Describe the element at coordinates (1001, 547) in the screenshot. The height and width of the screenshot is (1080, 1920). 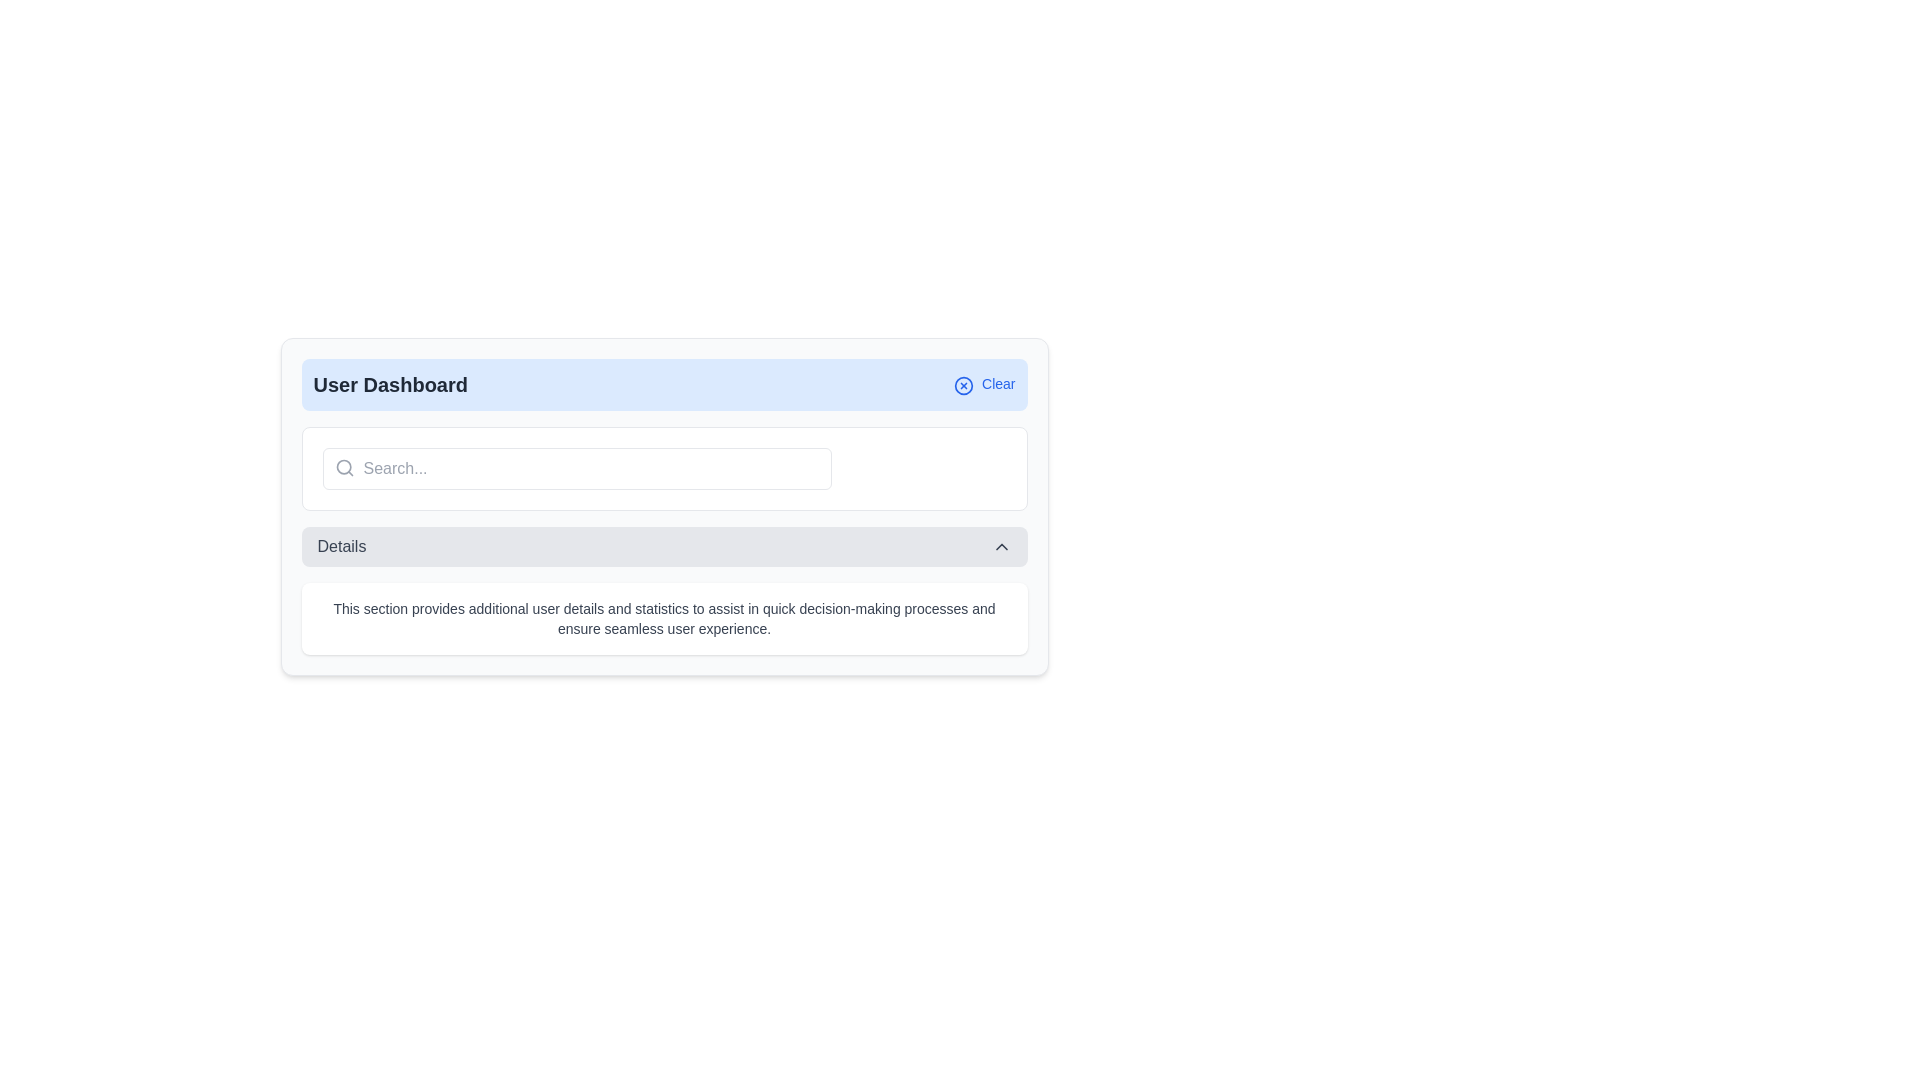
I see `the chevron-up icon located on the far right side of the horizontal bar labeled 'Details'` at that location.